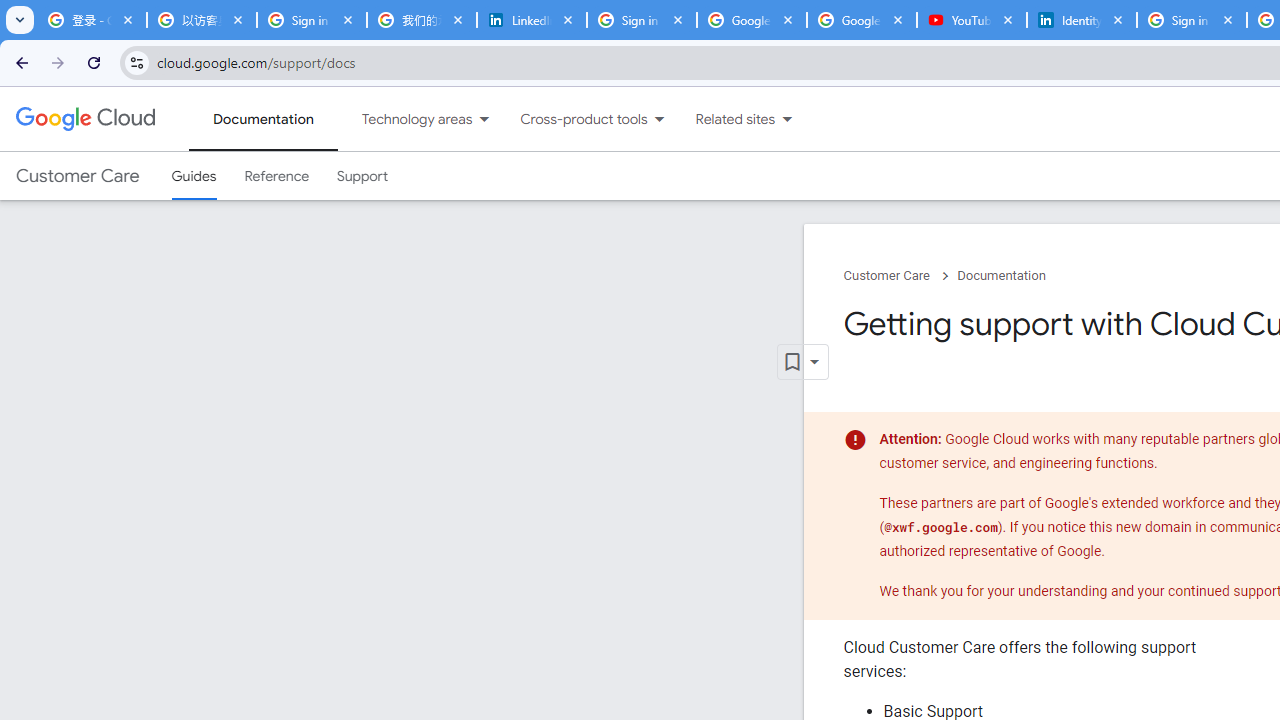  What do you see at coordinates (276, 175) in the screenshot?
I see `'Reference'` at bounding box center [276, 175].